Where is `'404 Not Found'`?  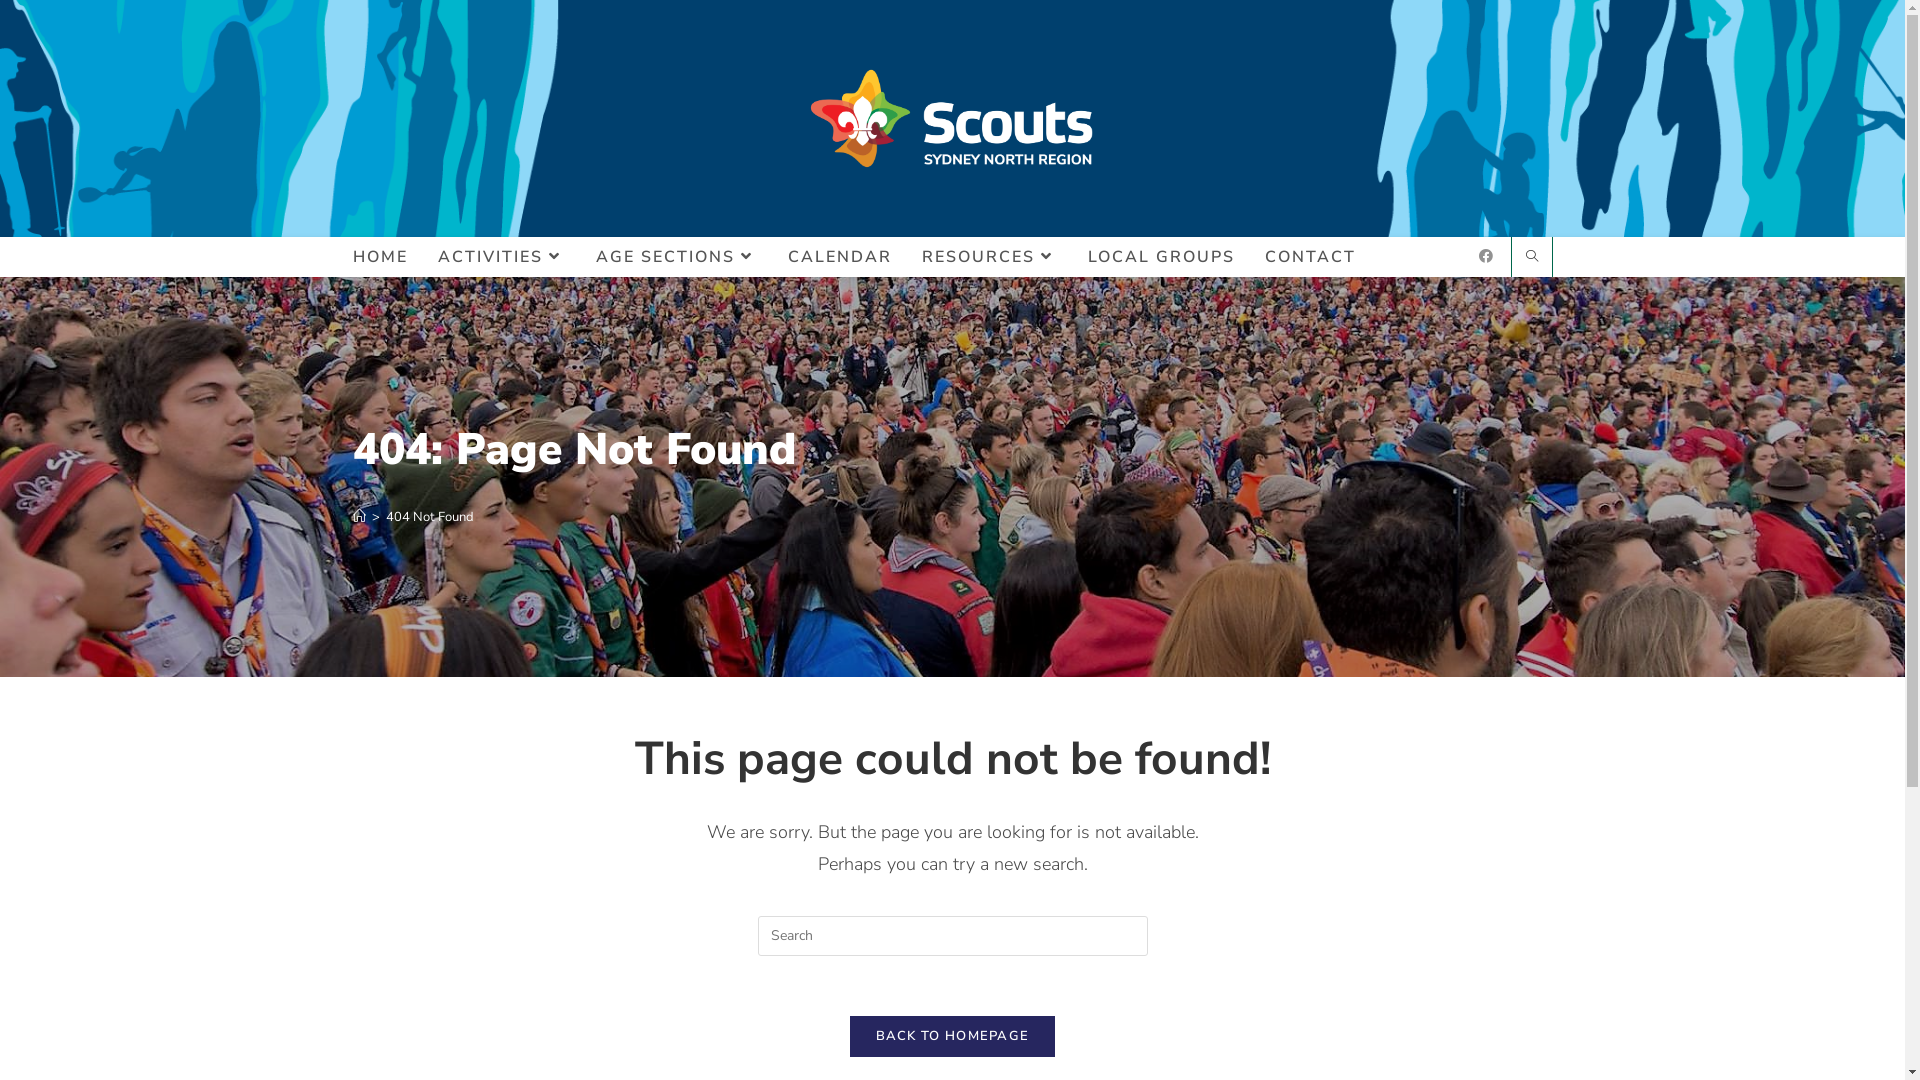 '404 Not Found' is located at coordinates (385, 515).